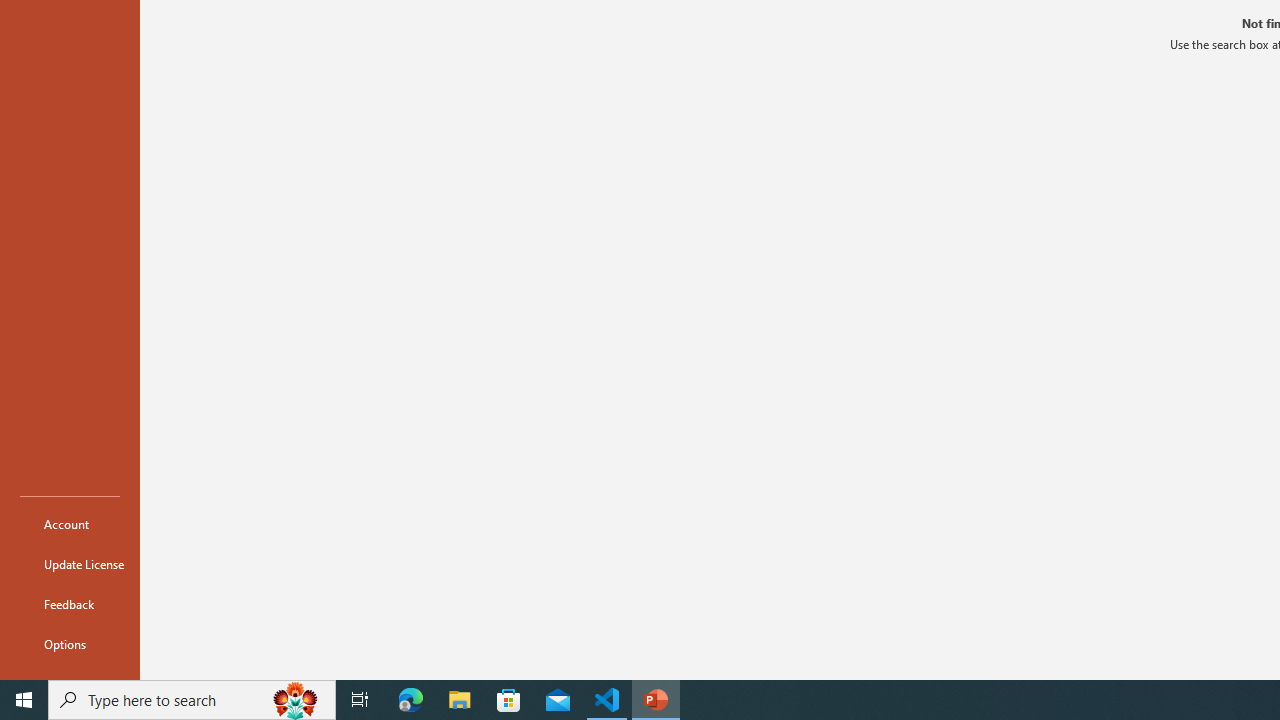  I want to click on 'Account', so click(69, 523).